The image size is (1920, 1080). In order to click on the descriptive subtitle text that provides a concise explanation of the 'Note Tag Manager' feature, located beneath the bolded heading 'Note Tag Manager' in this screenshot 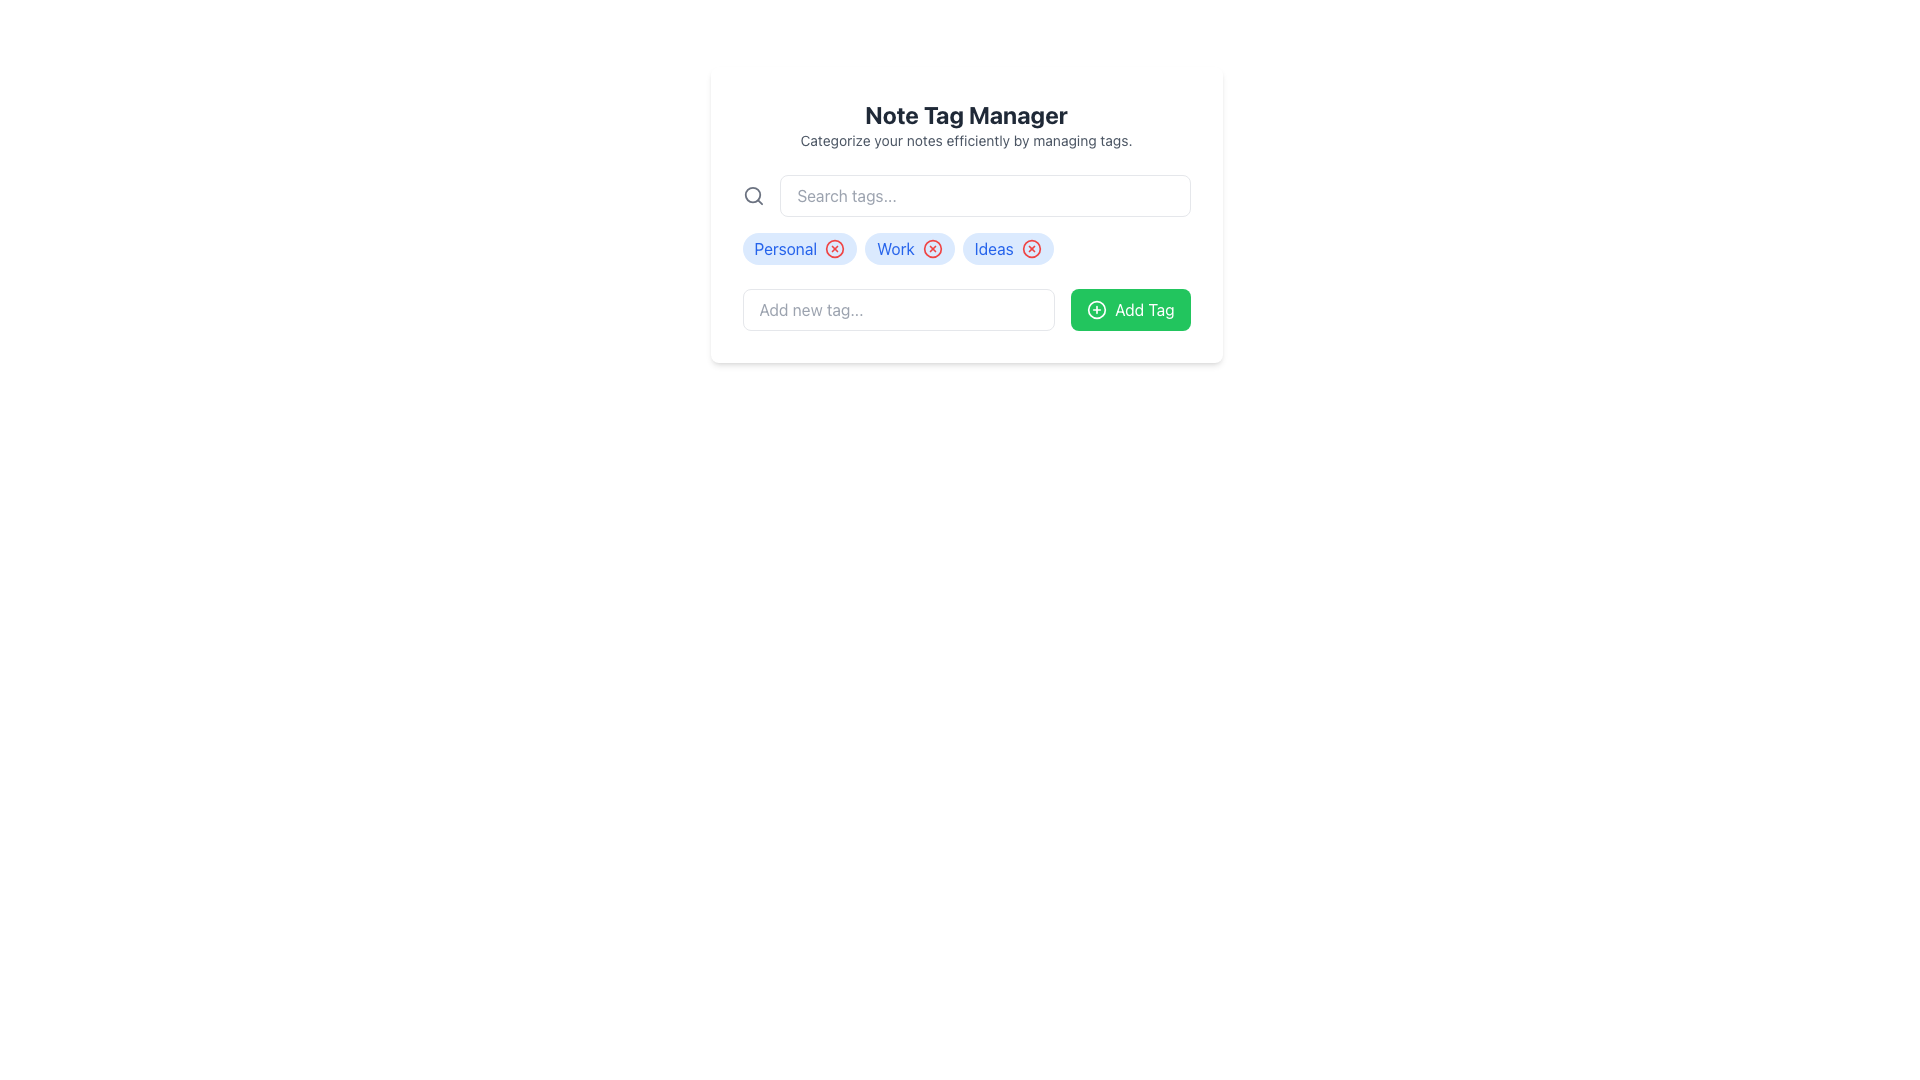, I will do `click(966, 140)`.